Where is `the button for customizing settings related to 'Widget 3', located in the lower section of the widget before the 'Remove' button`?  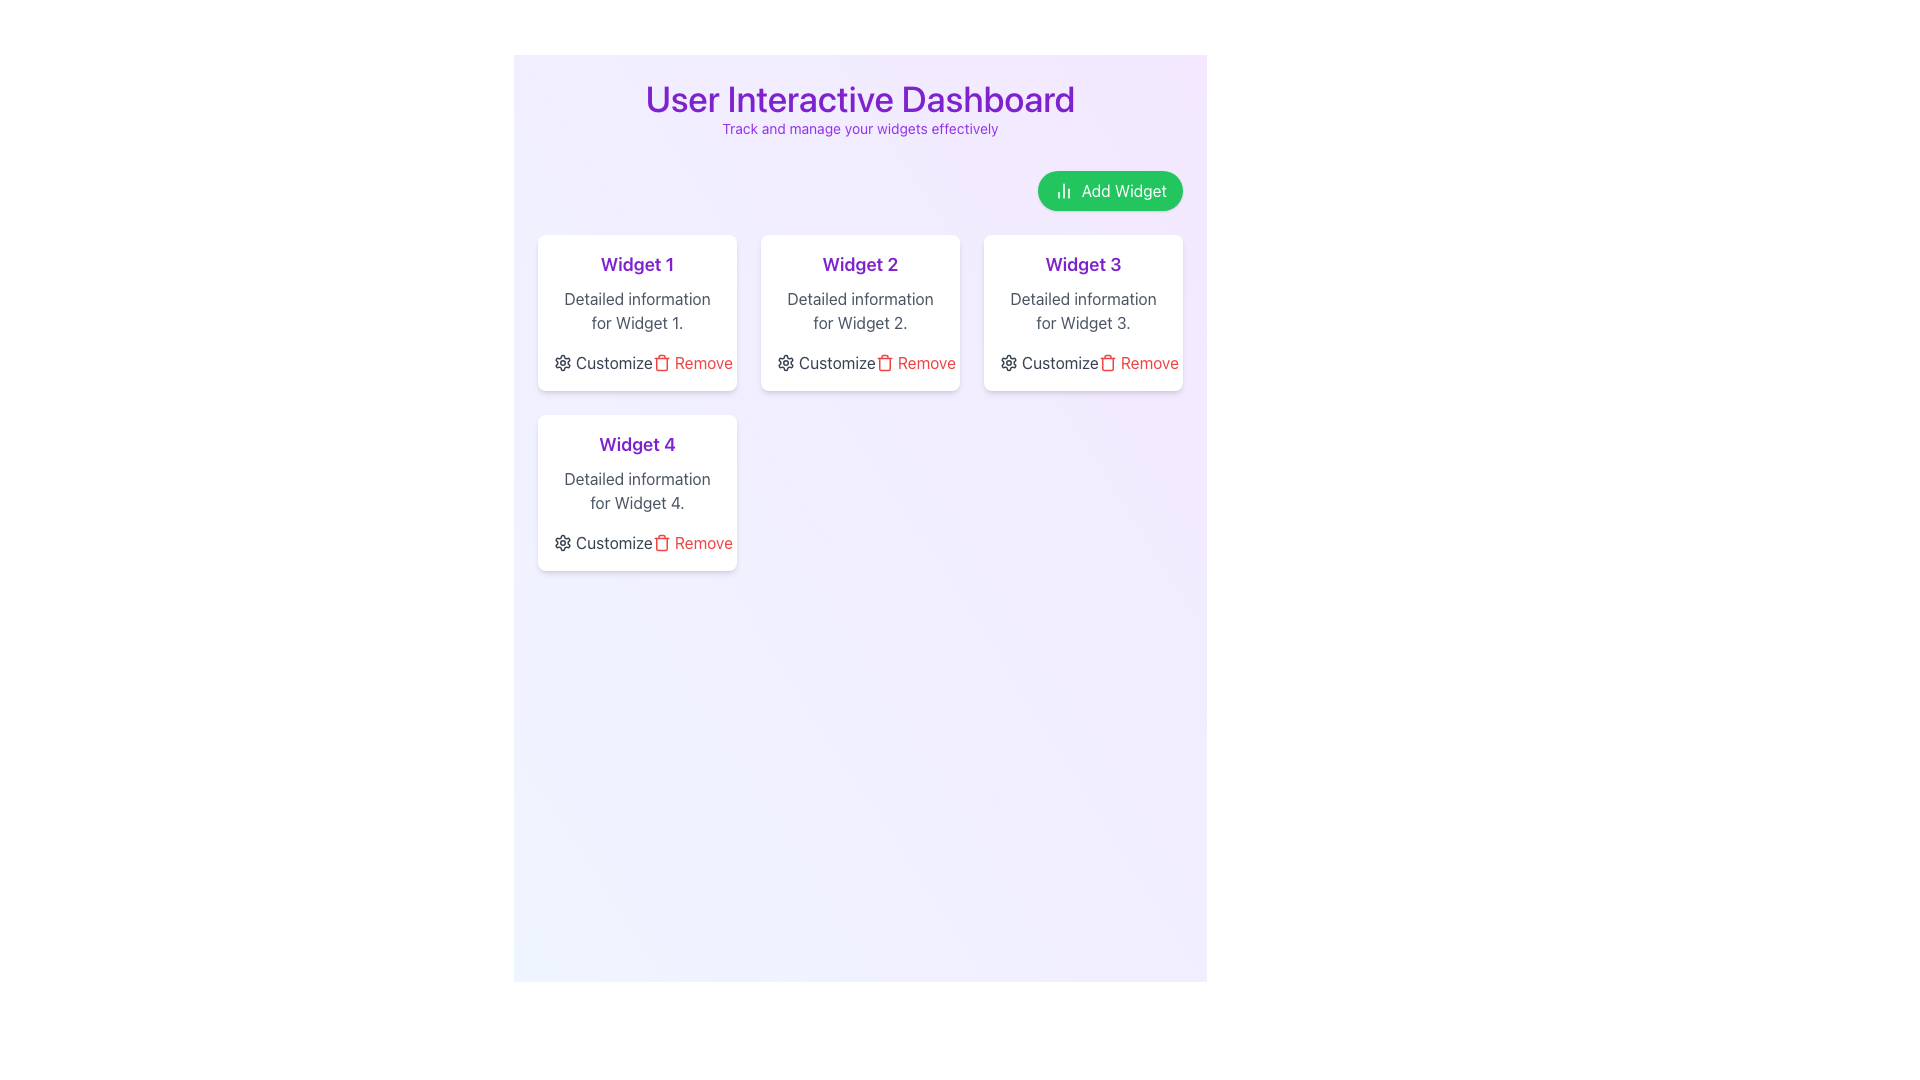 the button for customizing settings related to 'Widget 3', located in the lower section of the widget before the 'Remove' button is located at coordinates (1048, 362).